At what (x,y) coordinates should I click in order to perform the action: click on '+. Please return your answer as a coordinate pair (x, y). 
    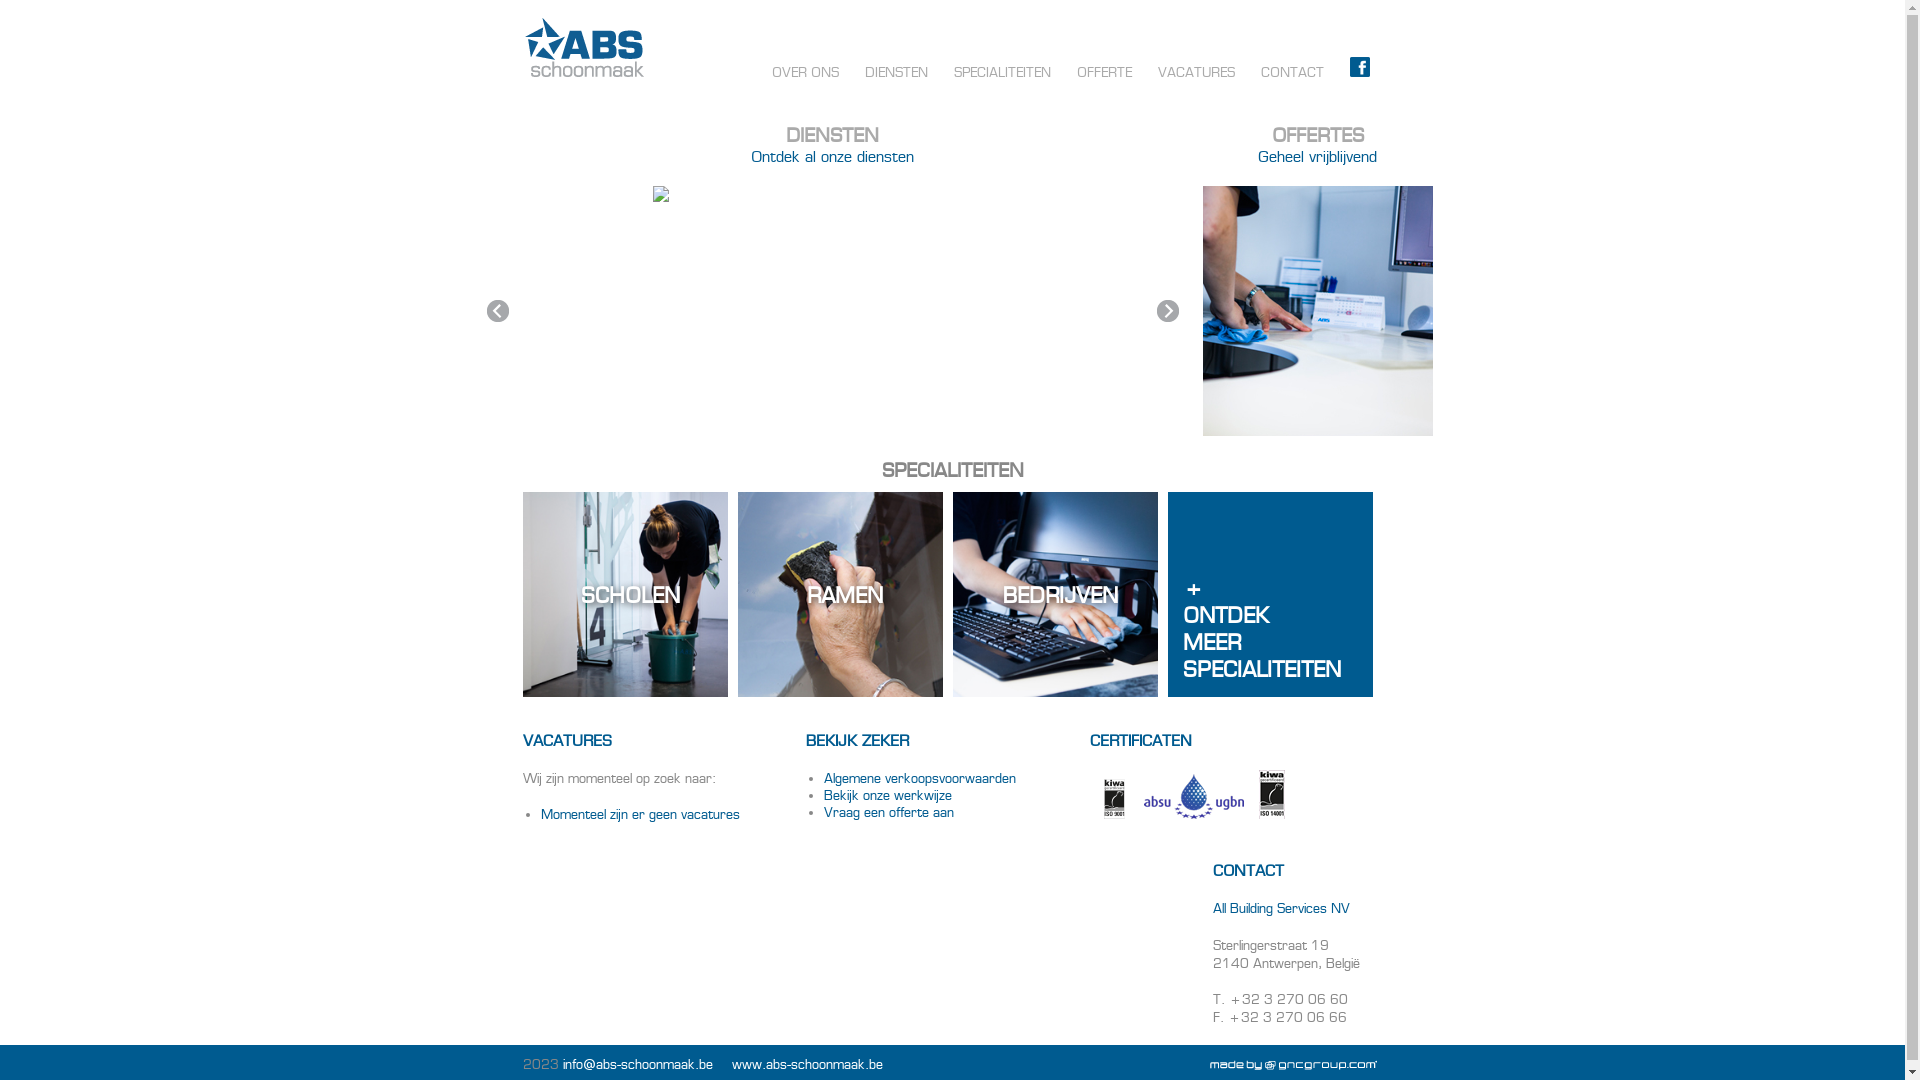
    Looking at the image, I should click on (1269, 593).